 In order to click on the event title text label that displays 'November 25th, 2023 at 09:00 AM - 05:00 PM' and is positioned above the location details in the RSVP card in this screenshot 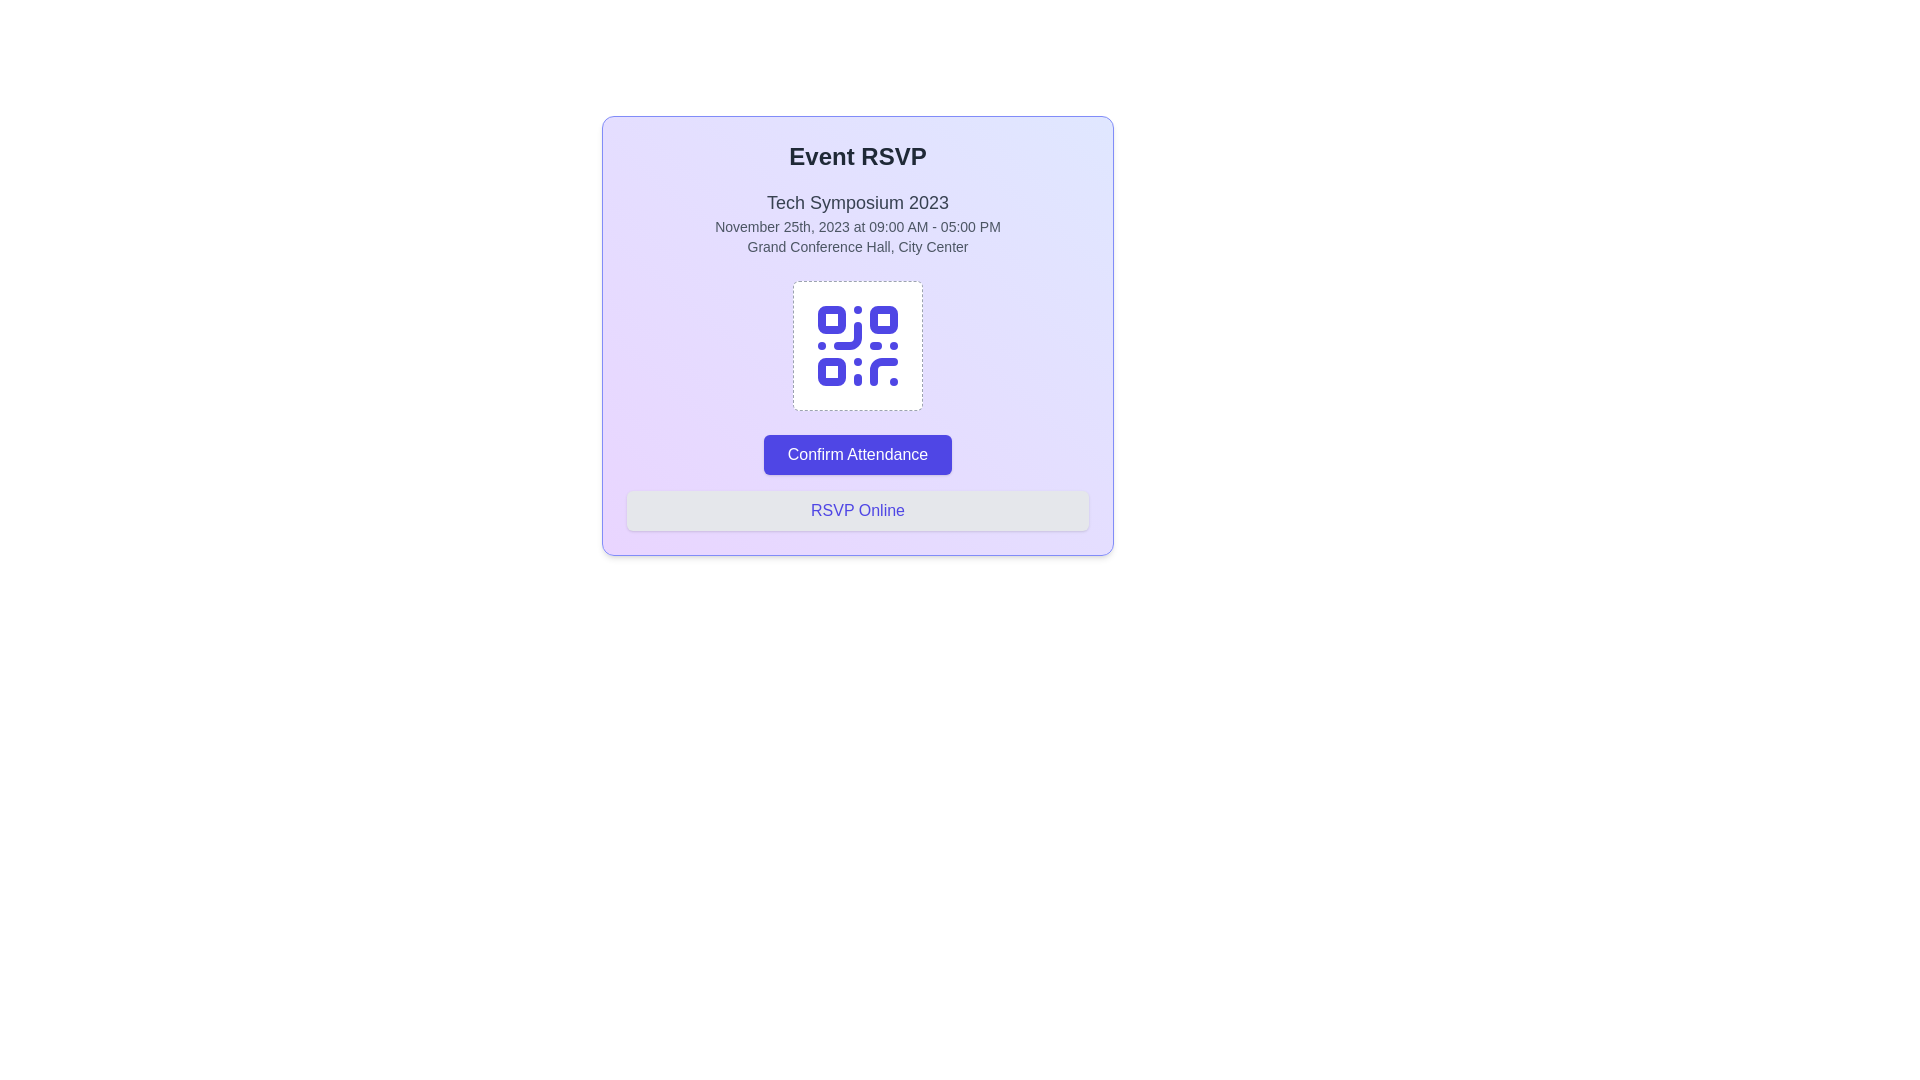, I will do `click(858, 203)`.